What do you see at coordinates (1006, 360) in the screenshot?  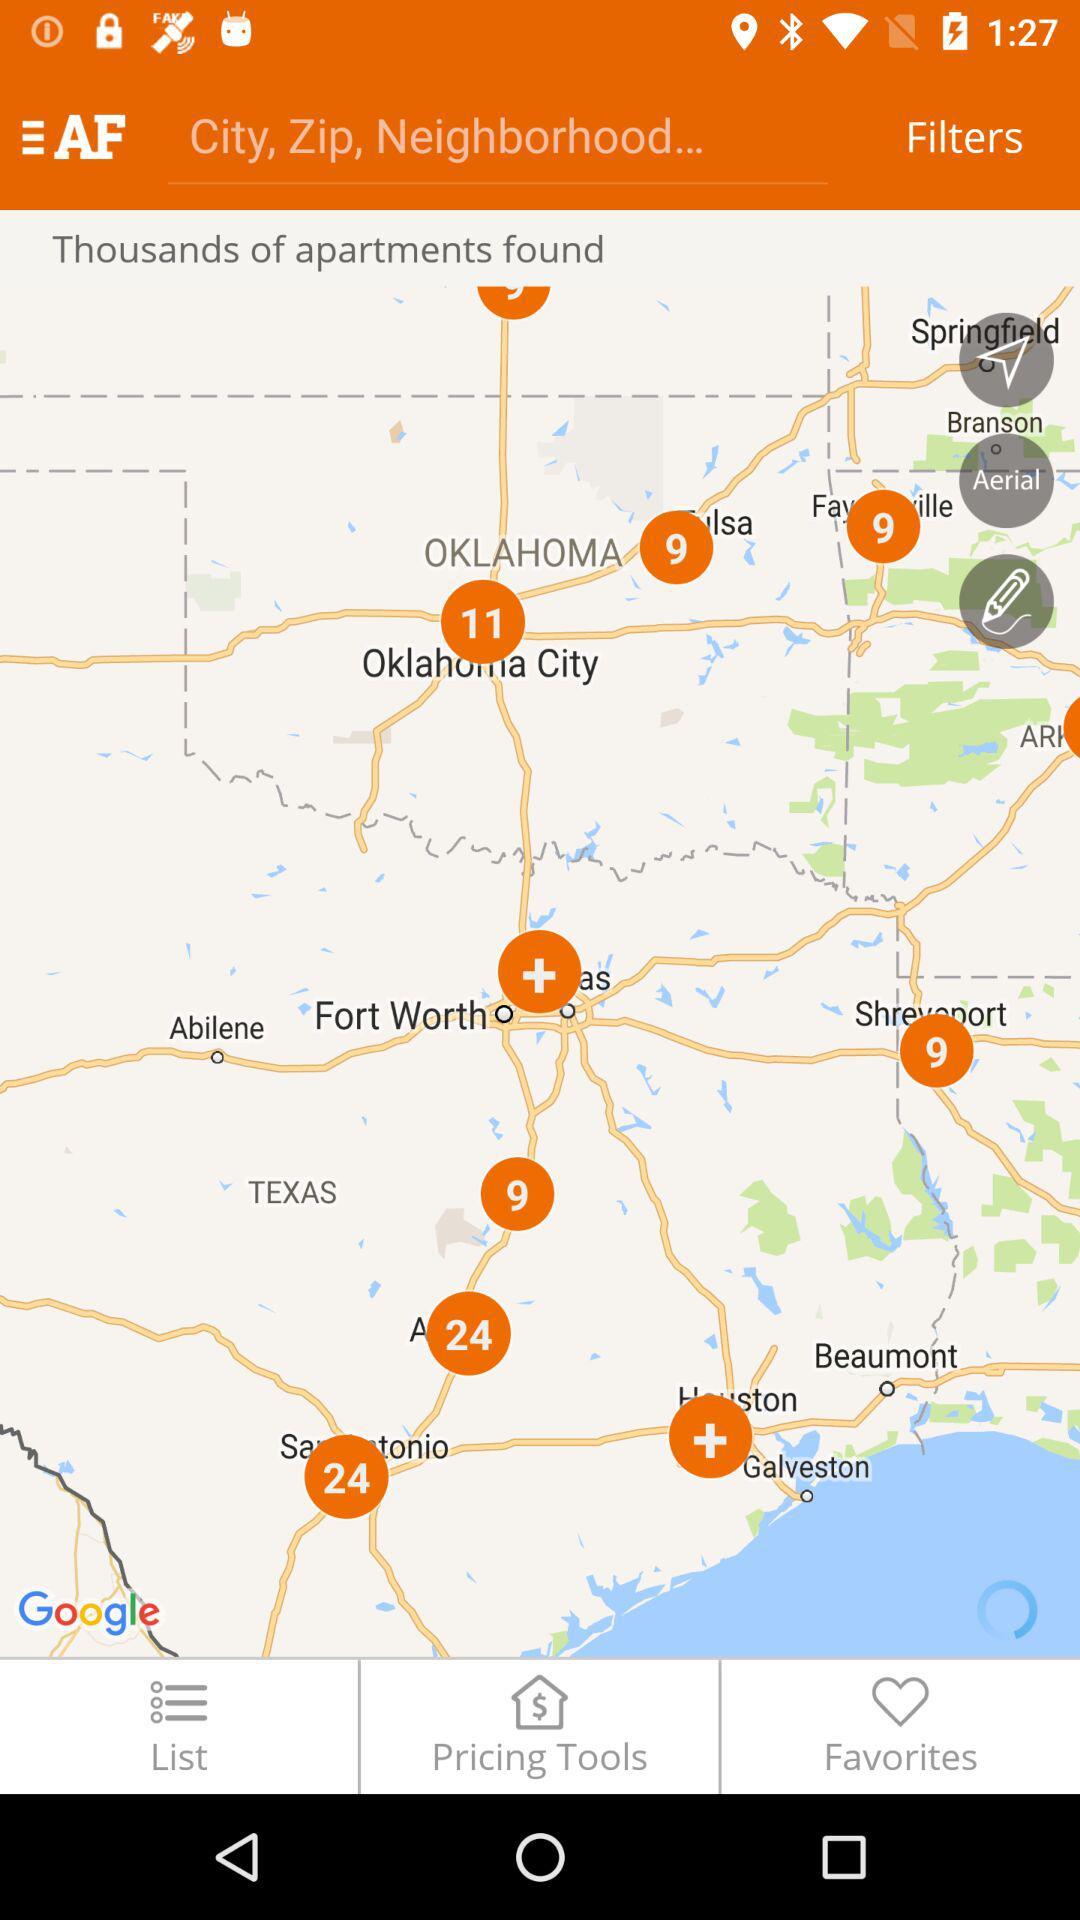 I see `goes to user location` at bounding box center [1006, 360].